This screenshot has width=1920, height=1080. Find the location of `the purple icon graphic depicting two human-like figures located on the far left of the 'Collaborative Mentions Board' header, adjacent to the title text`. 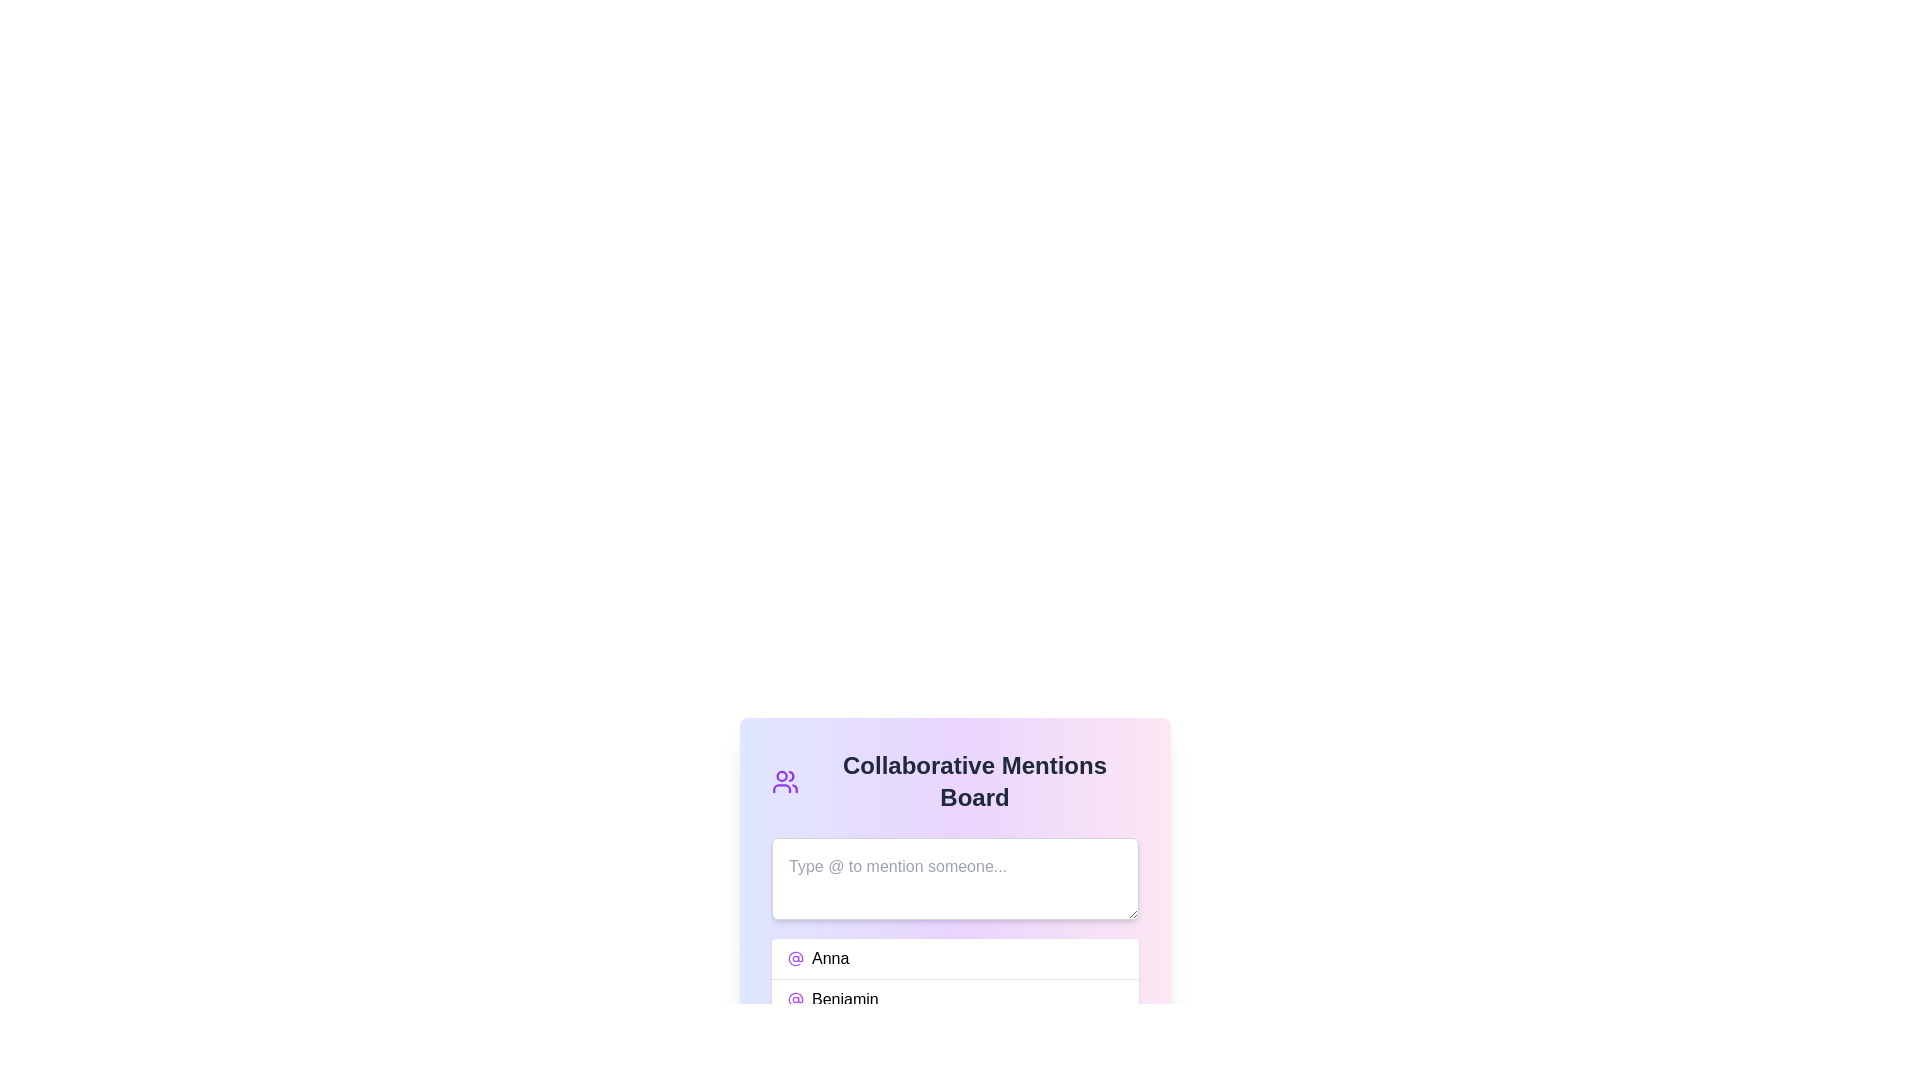

the purple icon graphic depicting two human-like figures located on the far left of the 'Collaborative Mentions Board' header, adjacent to the title text is located at coordinates (784, 781).